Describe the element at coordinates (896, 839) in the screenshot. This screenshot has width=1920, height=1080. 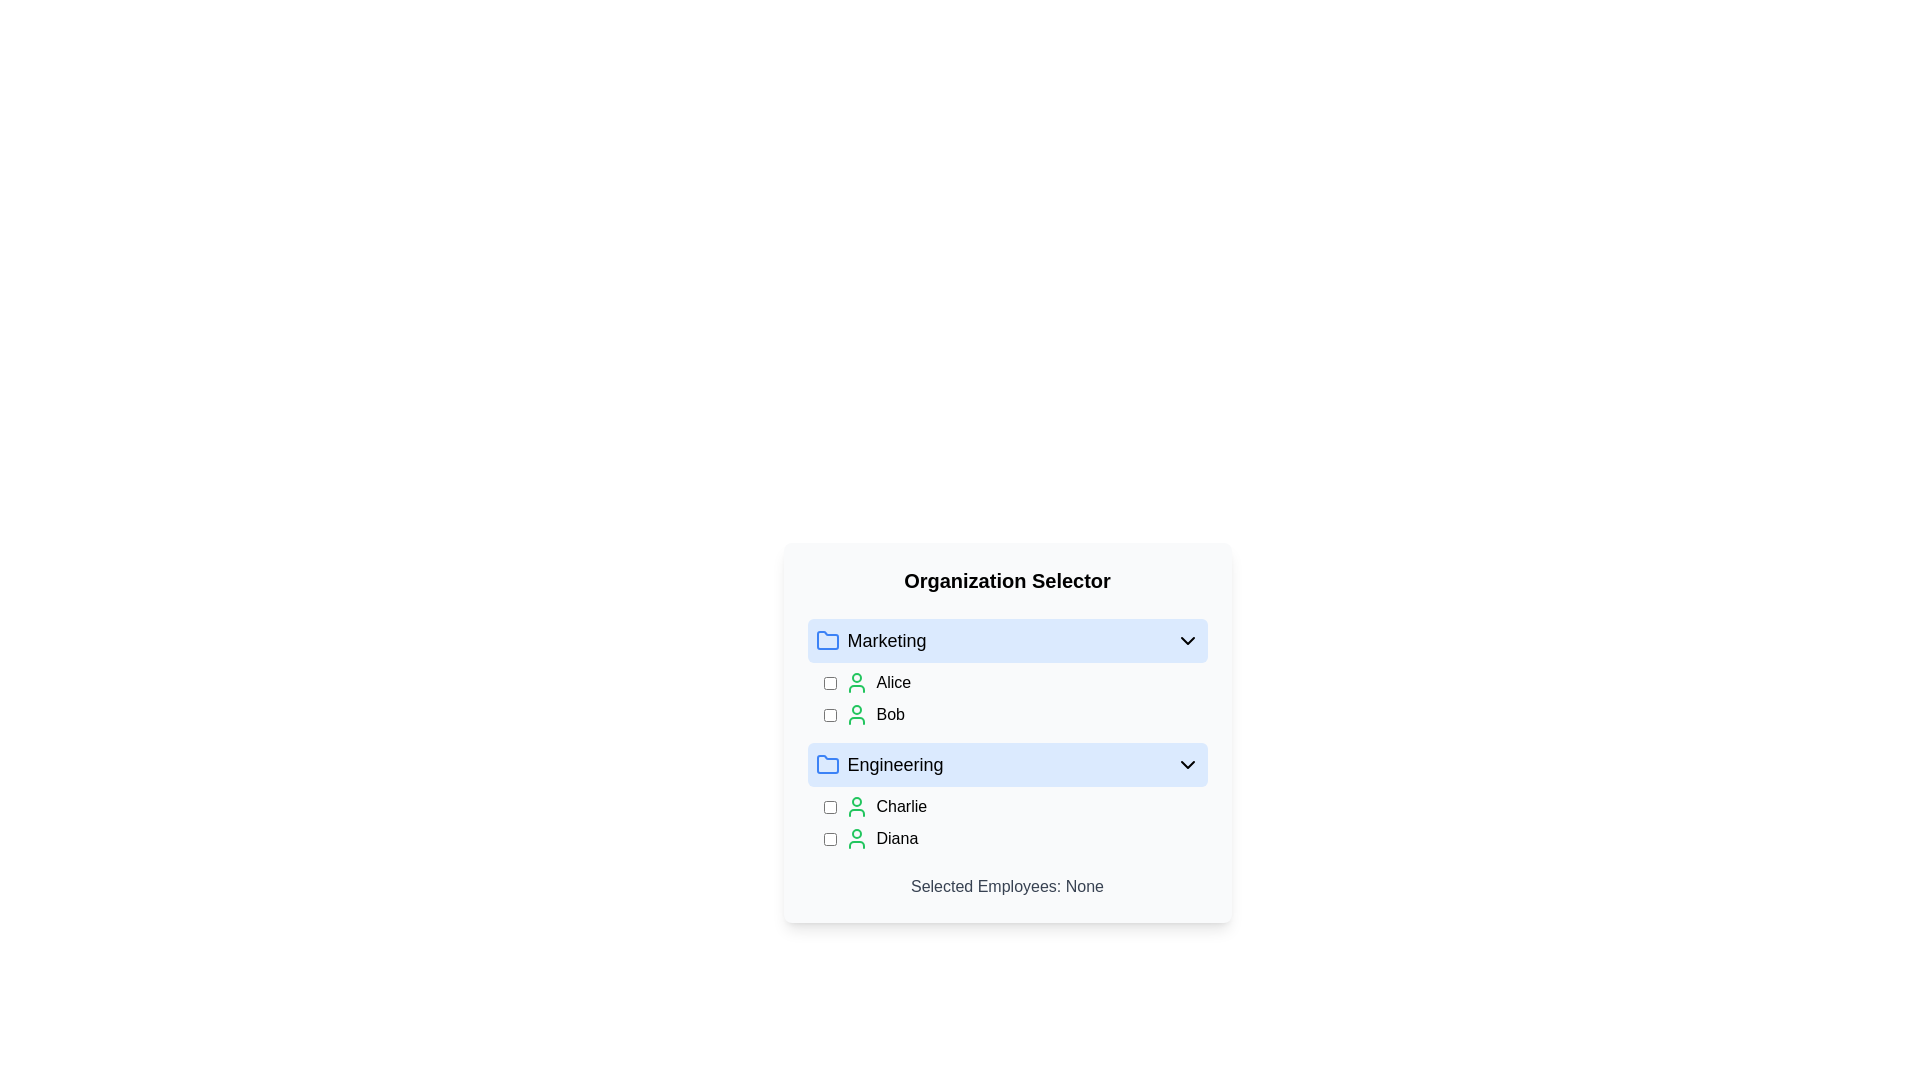
I see `the text label identifying the entity named 'Diana' within the 'Engineering' section of the 'Organization Selector' list` at that location.